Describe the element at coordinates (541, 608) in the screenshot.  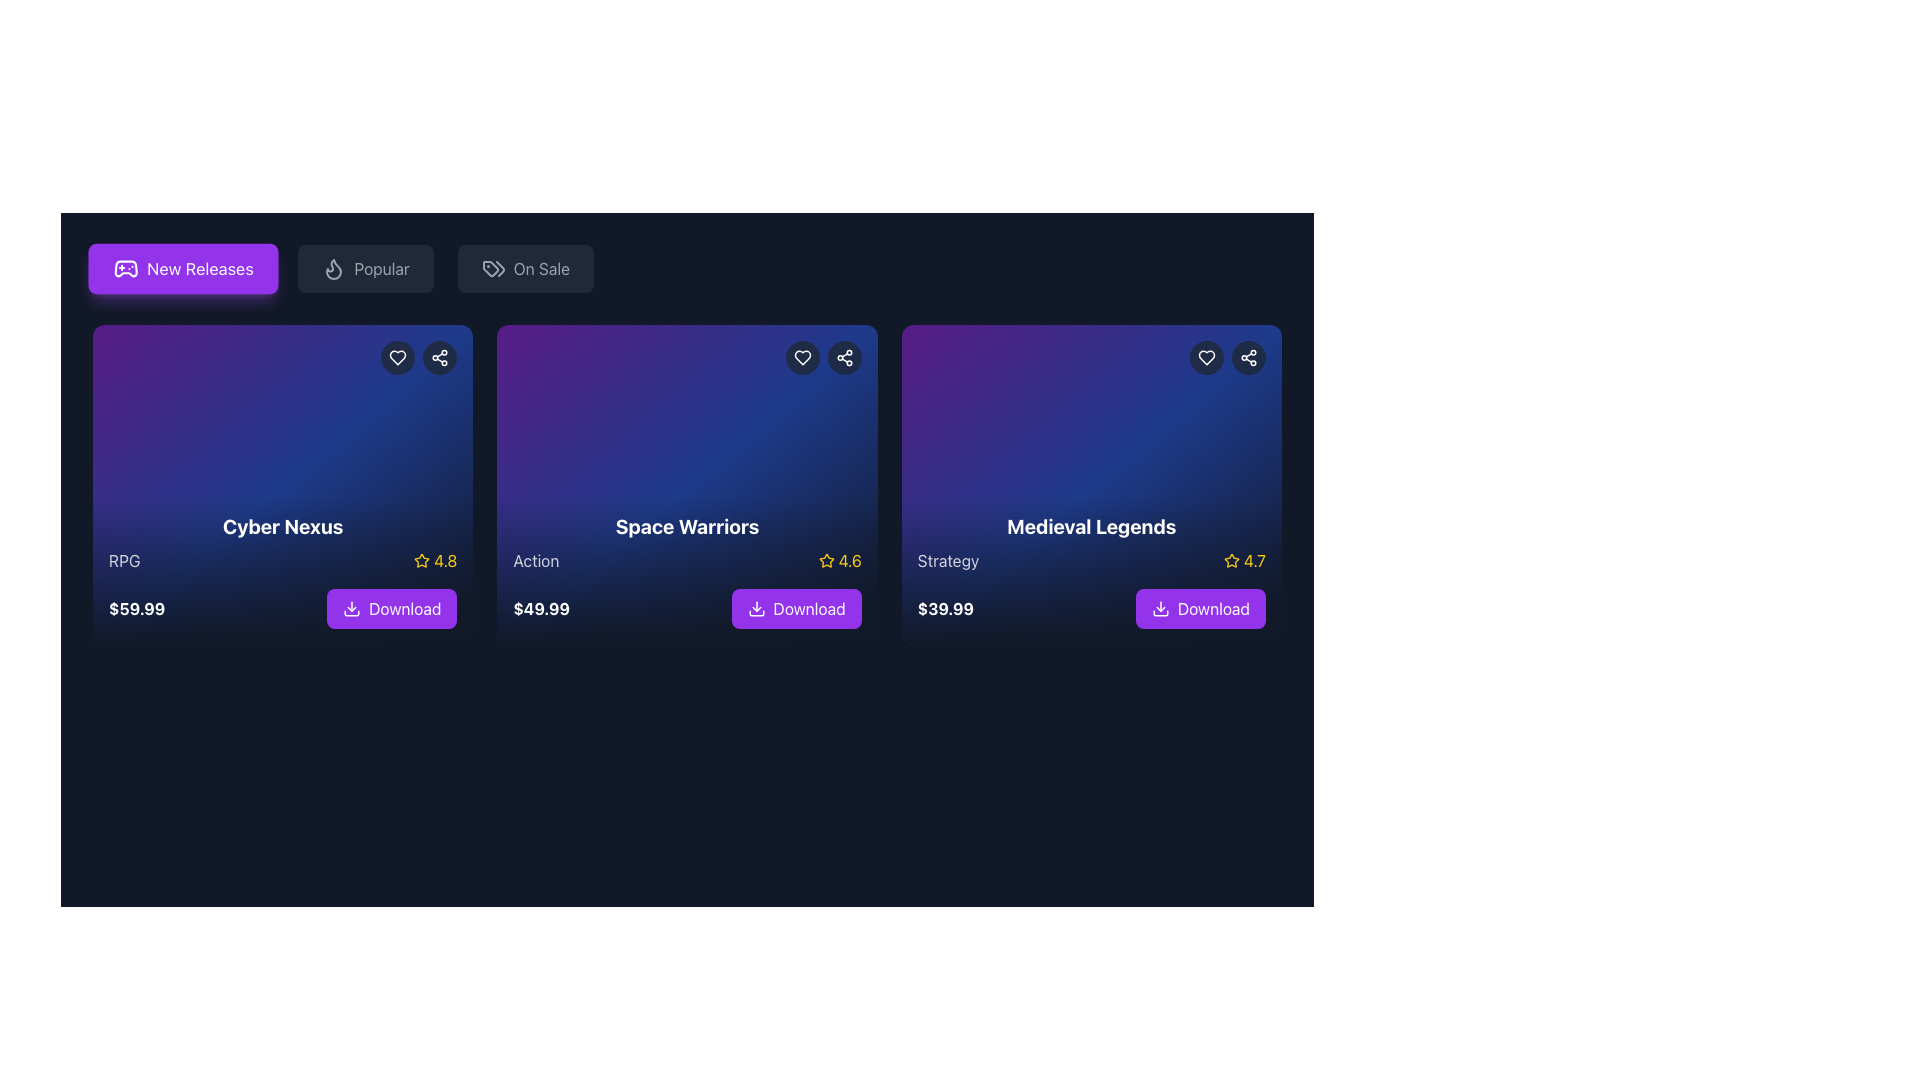
I see `the price display text label showing '$49.99' prominently in bold white font, located at the bottom-left of the 'Space Warriors' card above the 'Download' button` at that location.